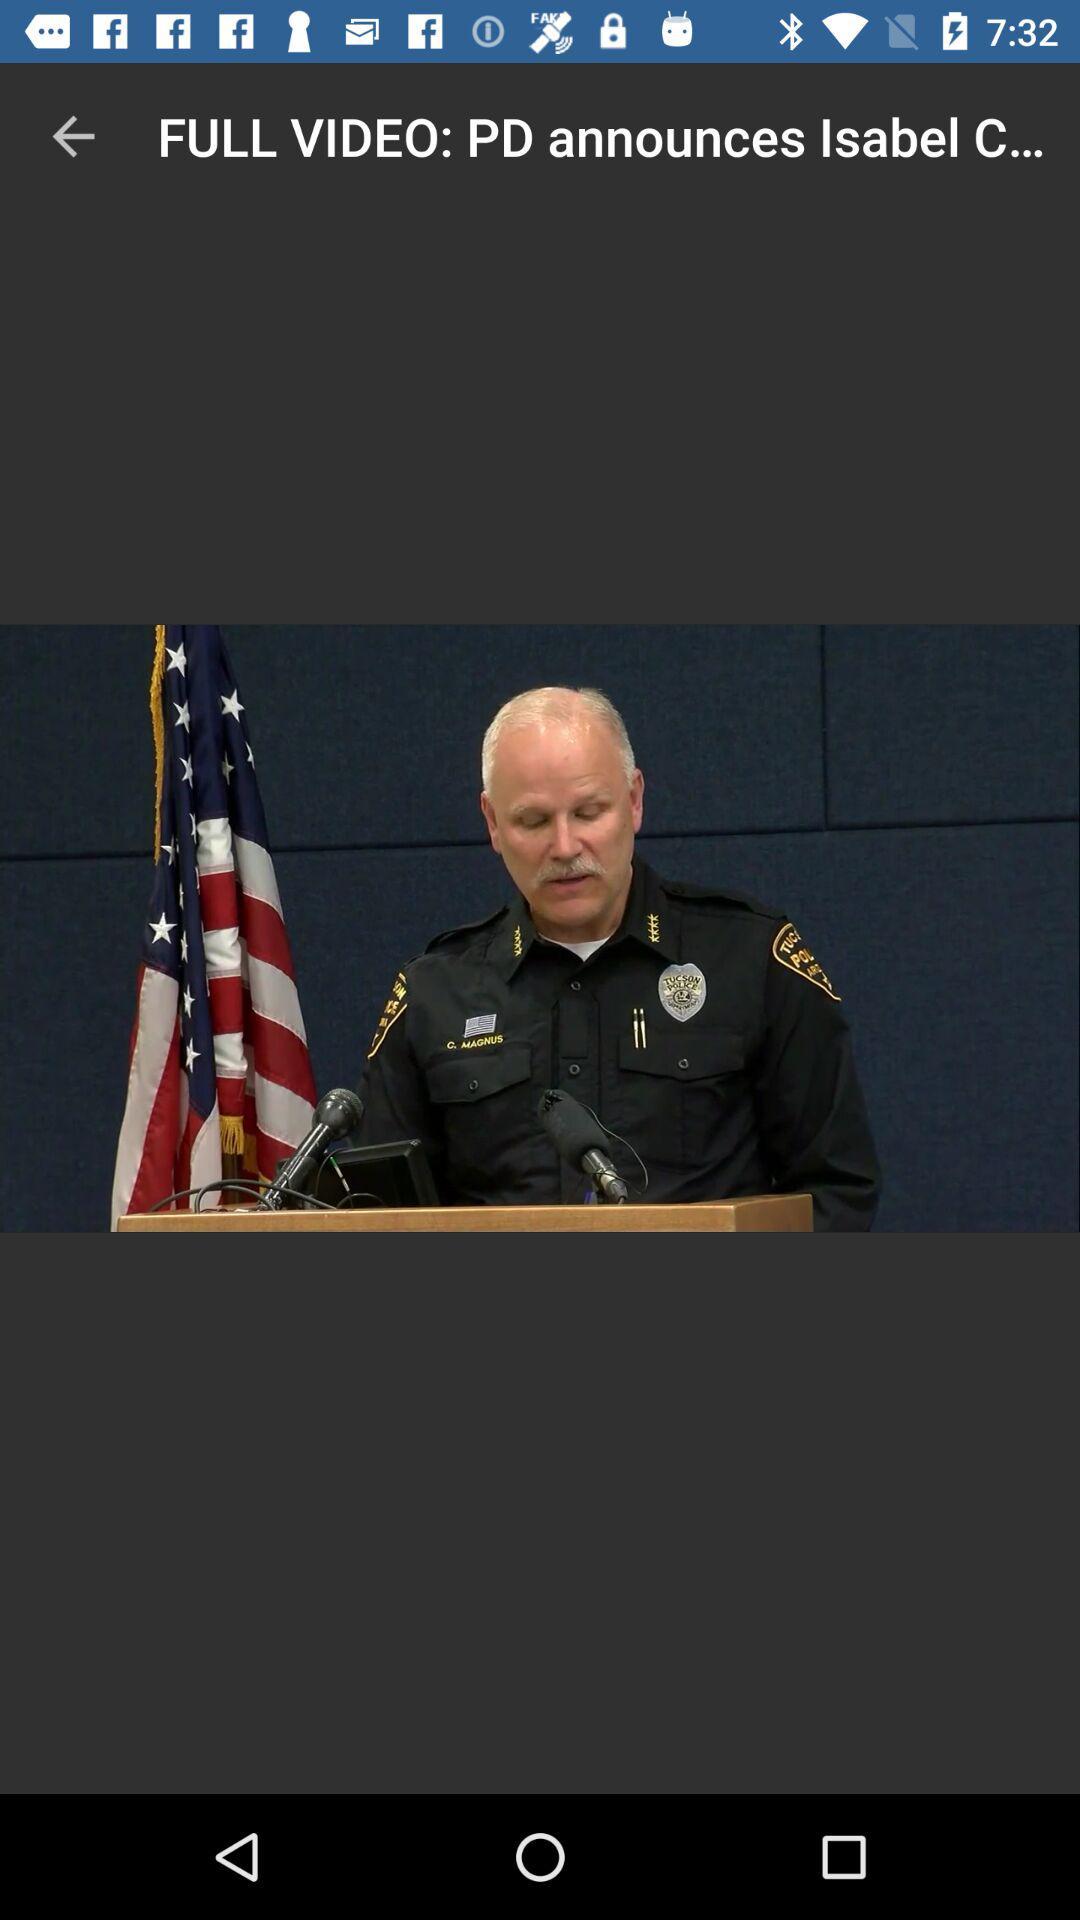  I want to click on item to the left of full video pd, so click(72, 135).